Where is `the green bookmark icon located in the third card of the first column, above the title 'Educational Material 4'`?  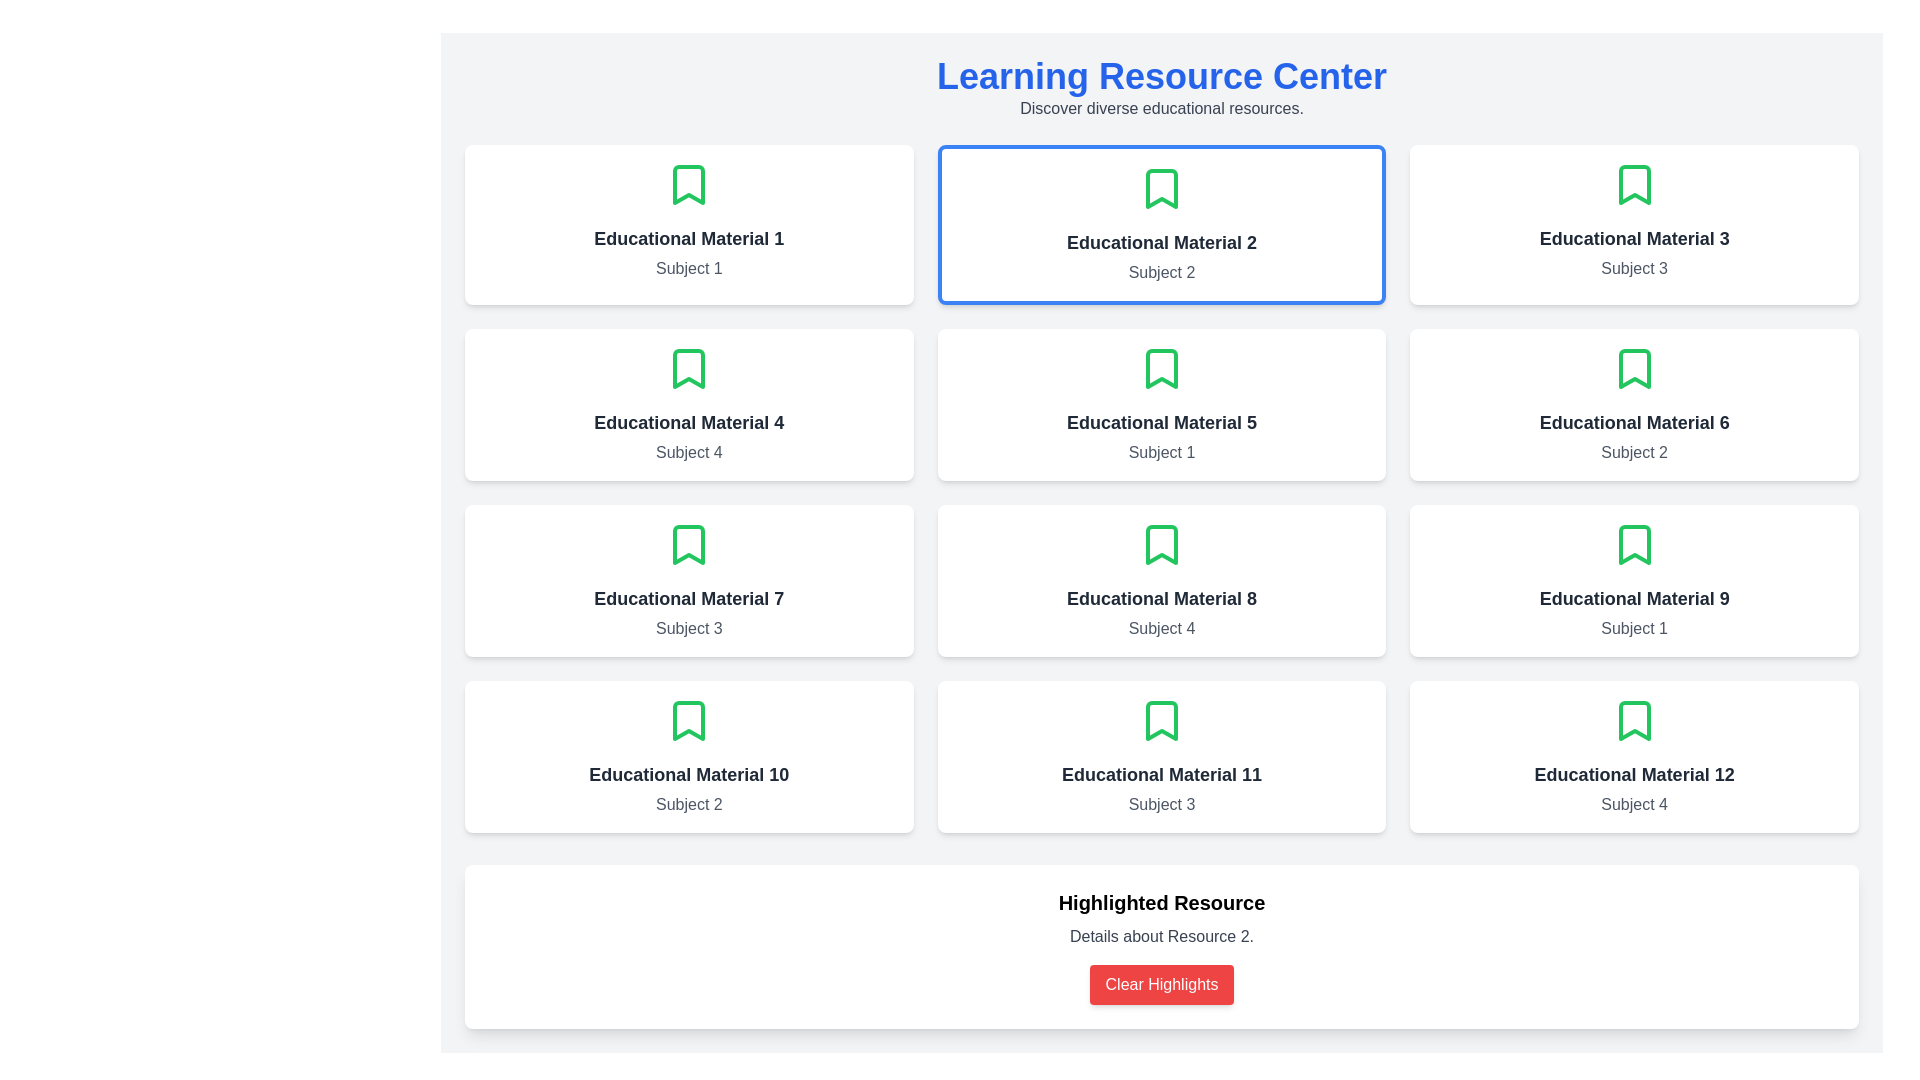 the green bookmark icon located in the third card of the first column, above the title 'Educational Material 4' is located at coordinates (689, 369).